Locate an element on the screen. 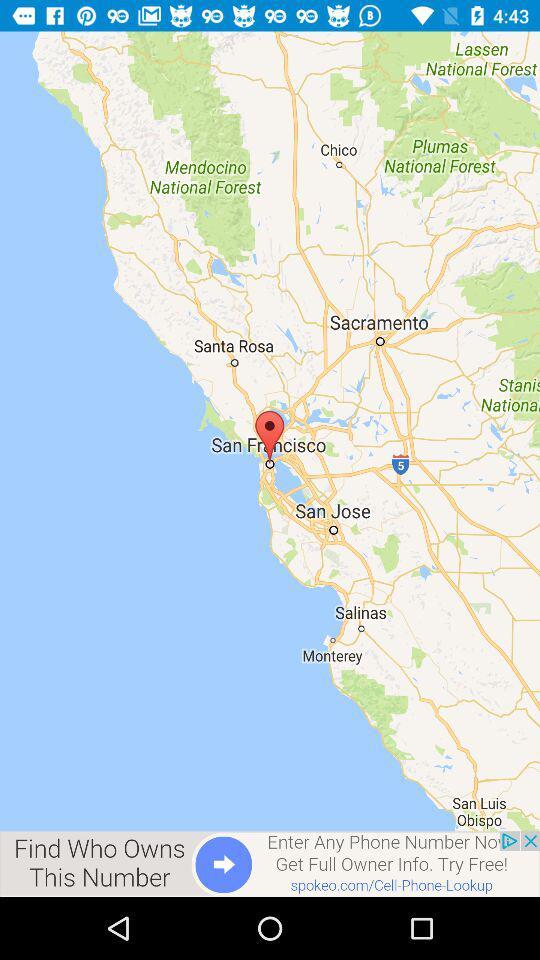 The width and height of the screenshot is (540, 960). advertisement is located at coordinates (270, 863).